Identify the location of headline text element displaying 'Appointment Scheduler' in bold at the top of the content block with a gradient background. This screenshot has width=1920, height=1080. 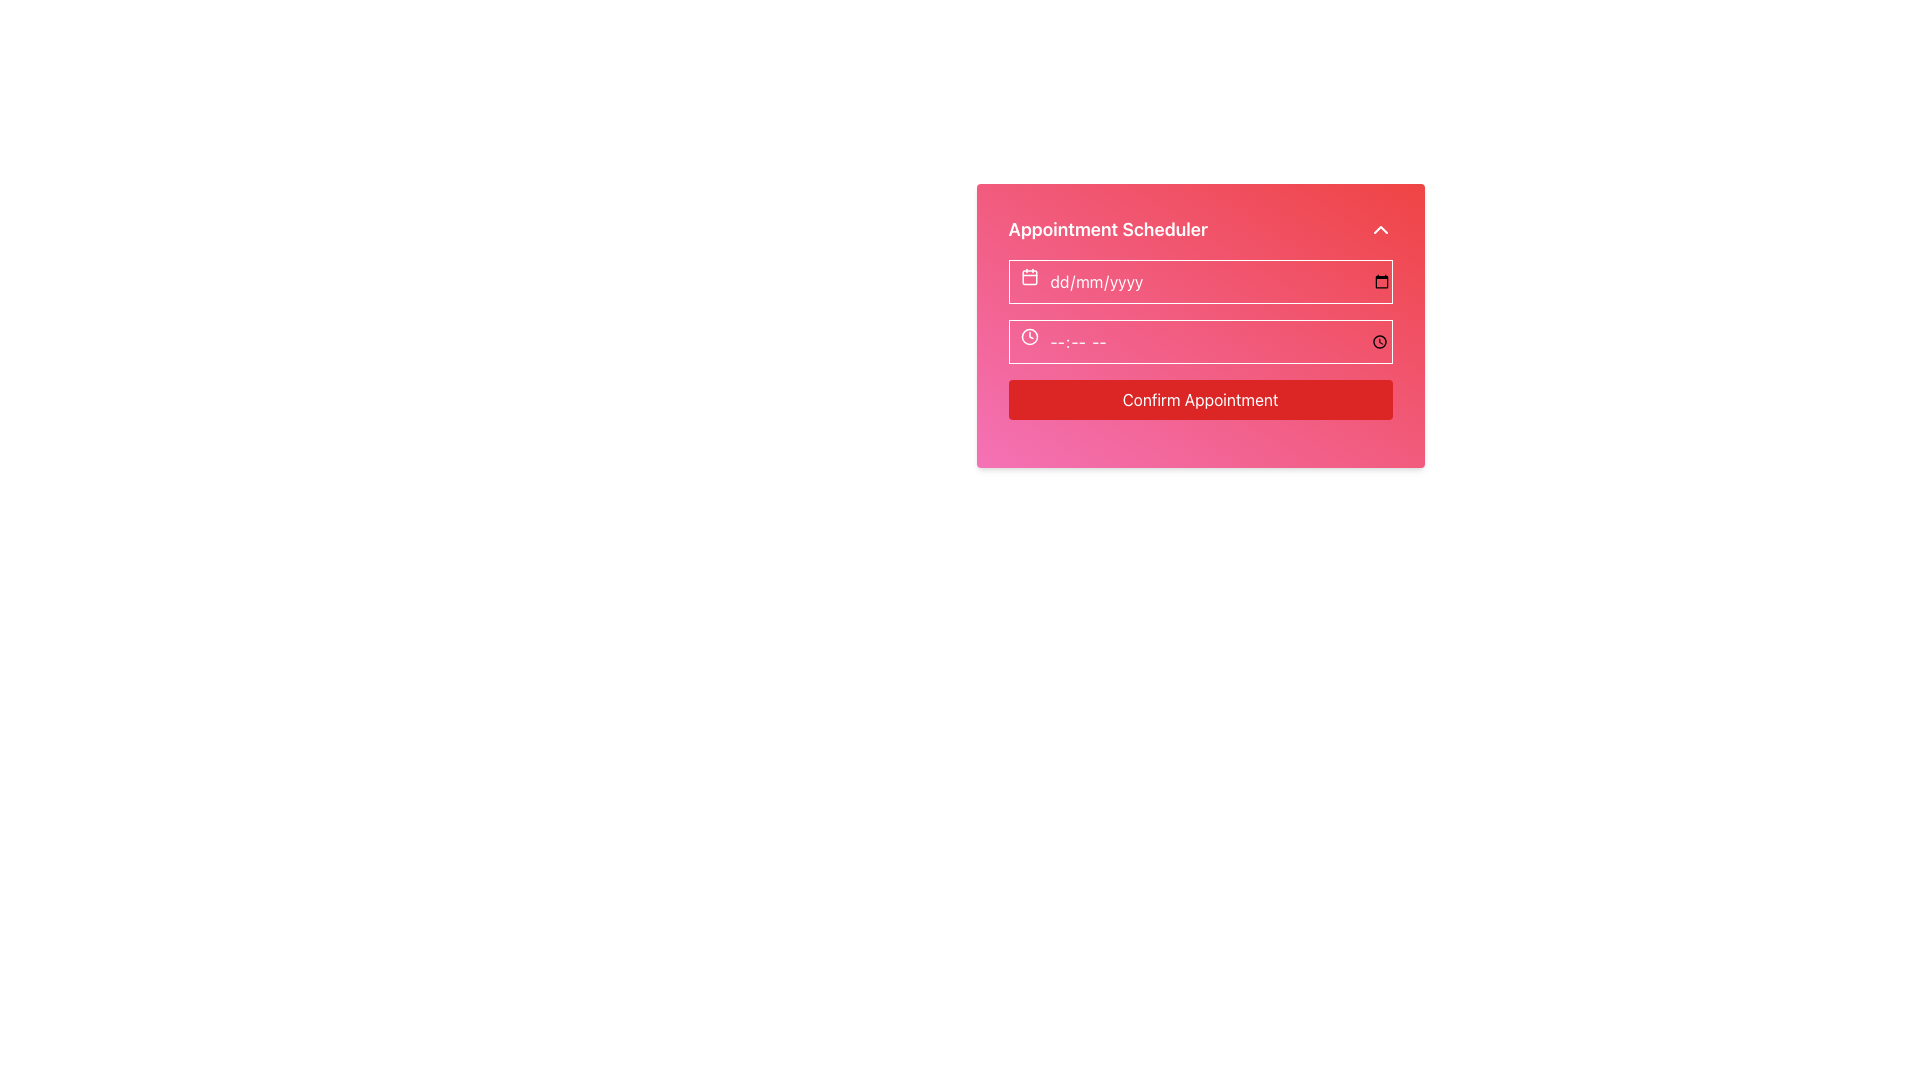
(1107, 229).